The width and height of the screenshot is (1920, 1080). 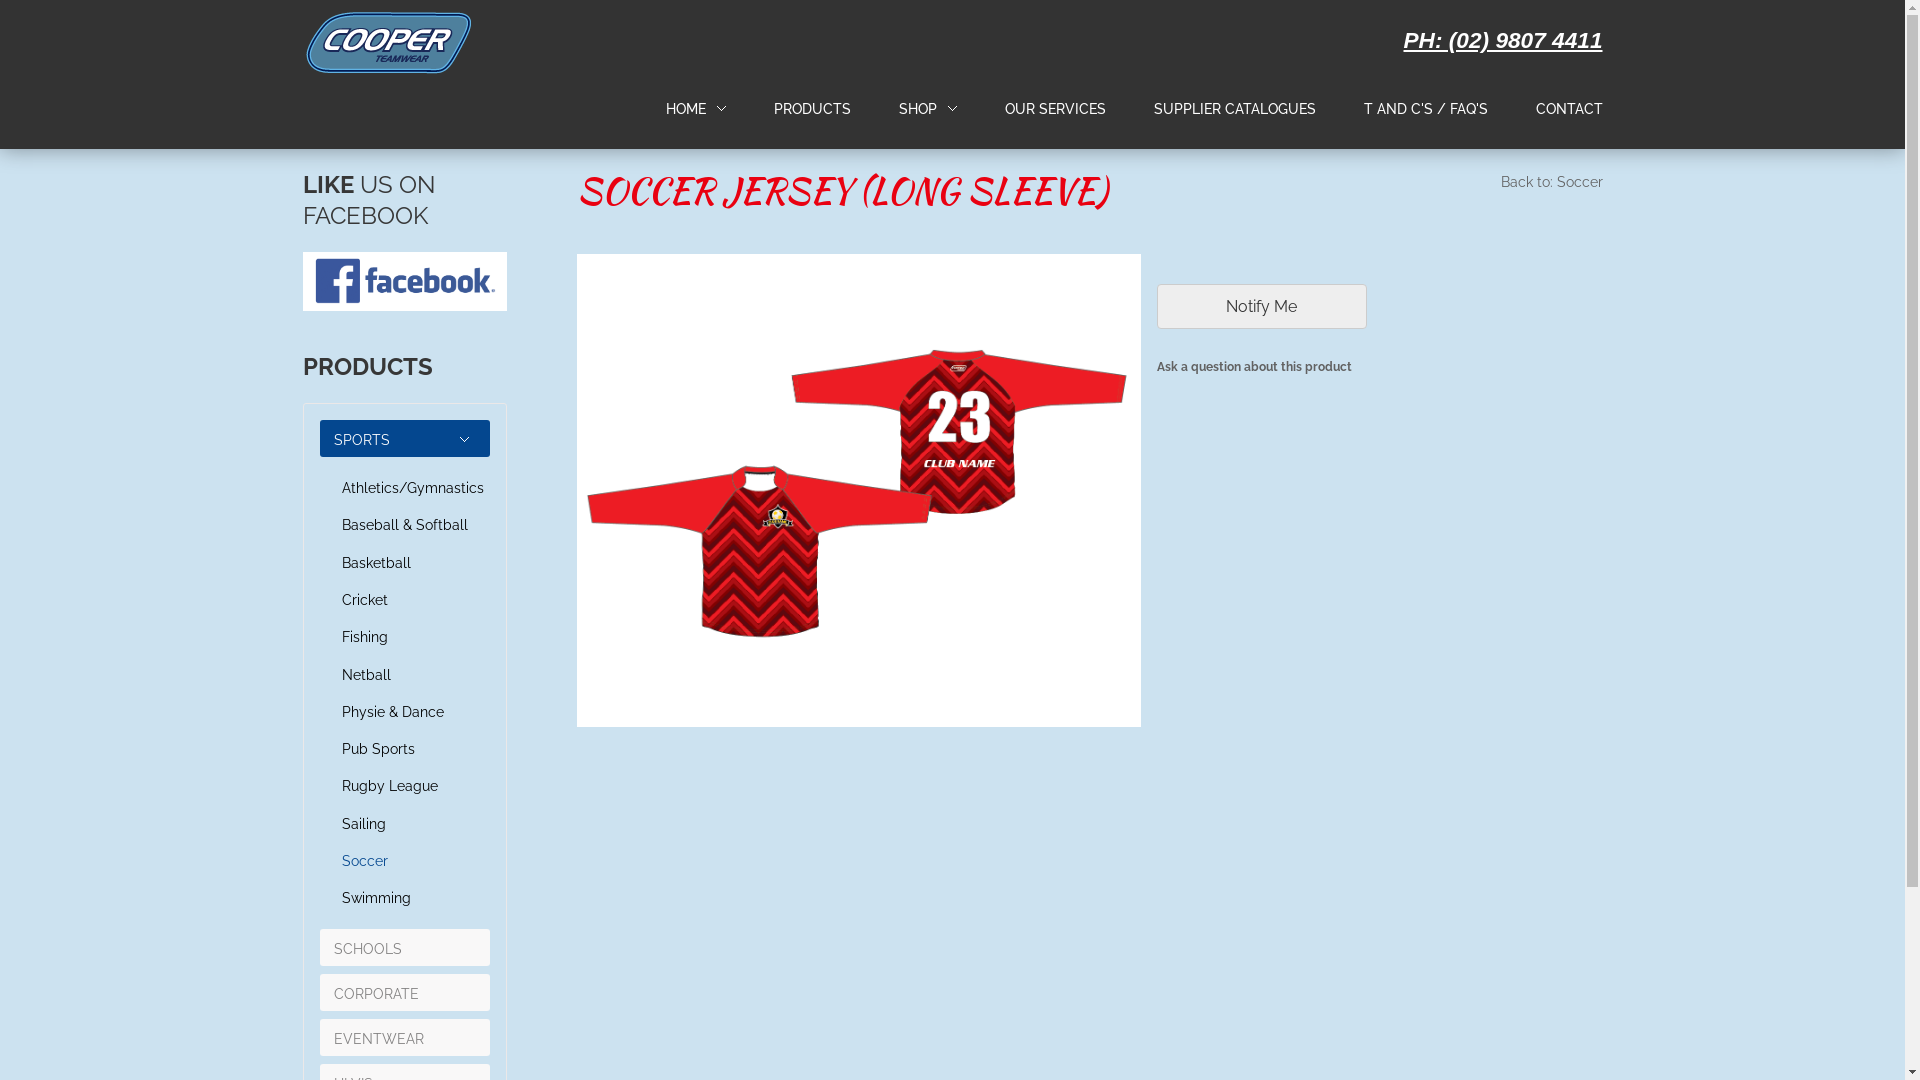 I want to click on 'HOME', so click(x=686, y=108).